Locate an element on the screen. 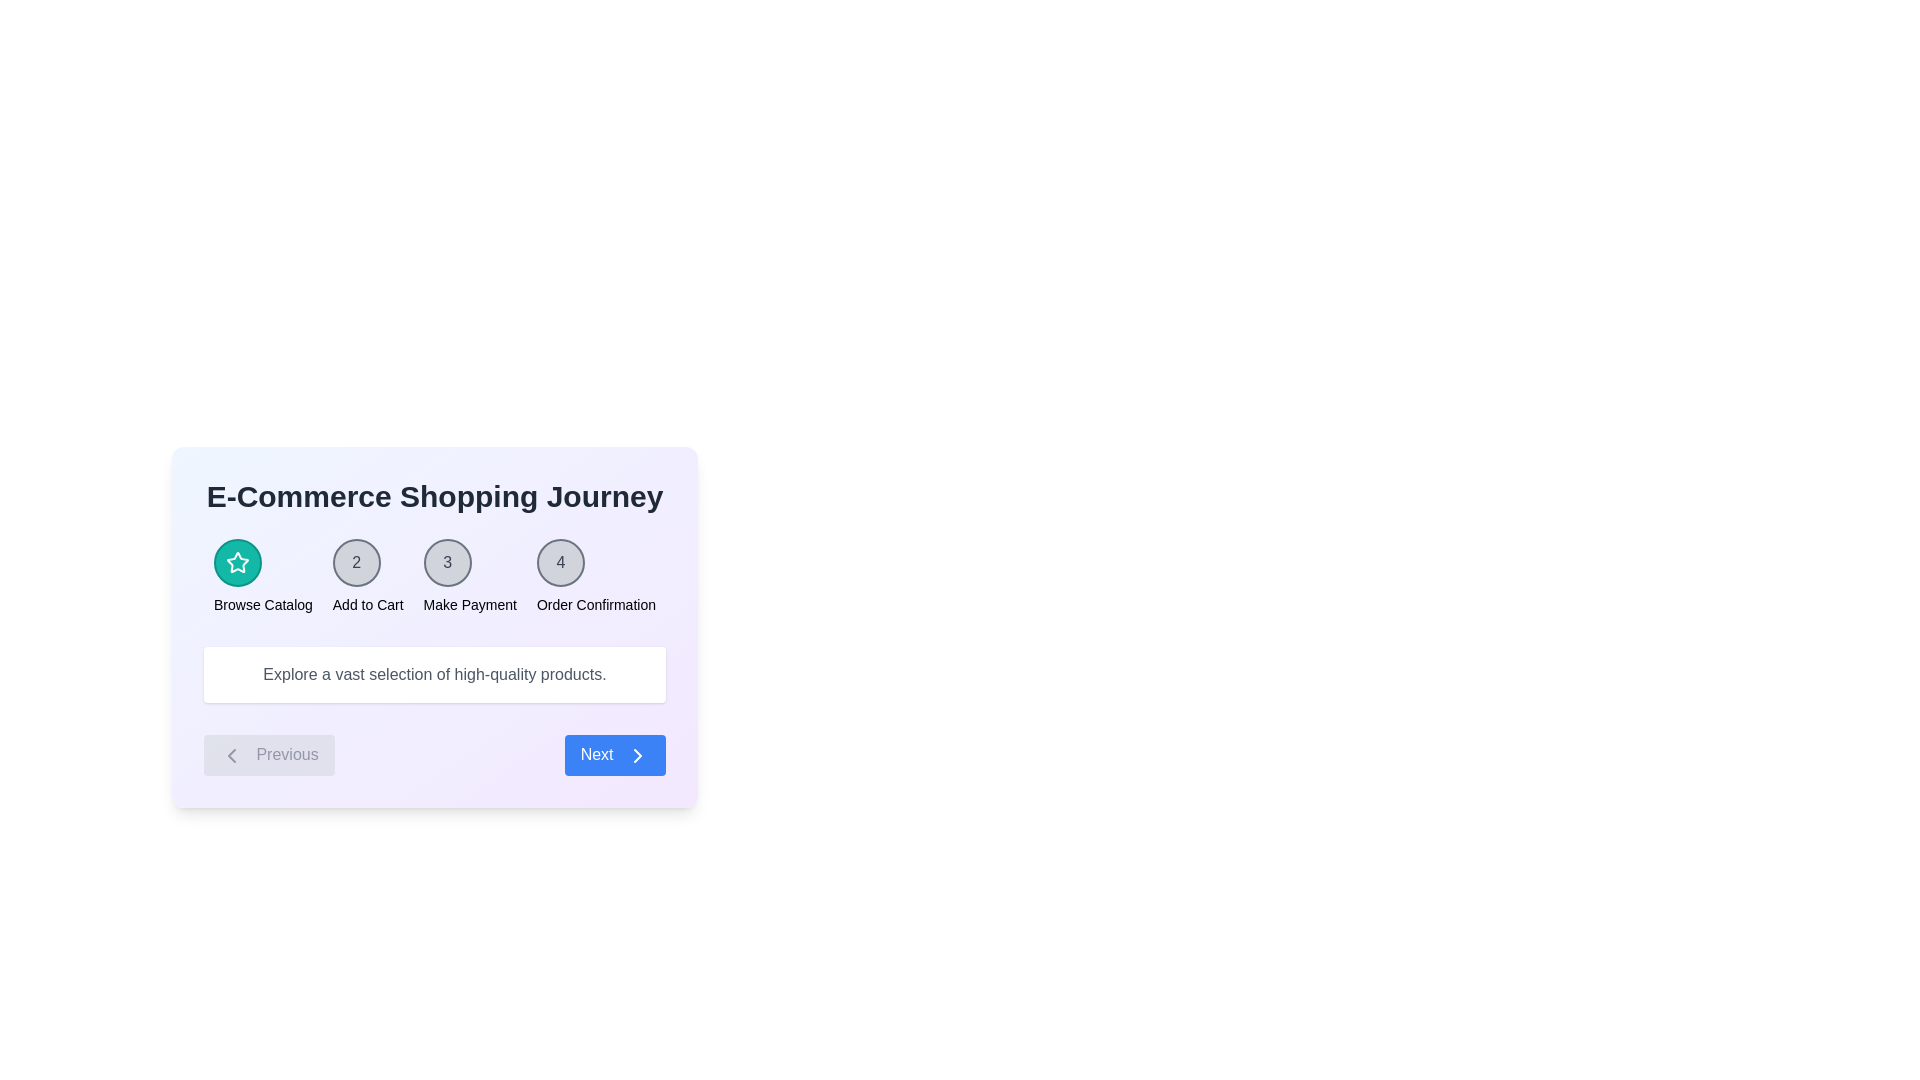  the small chevron-left icon located within the 'Previous' button at the bottom-left corner of the interface is located at coordinates (231, 755).